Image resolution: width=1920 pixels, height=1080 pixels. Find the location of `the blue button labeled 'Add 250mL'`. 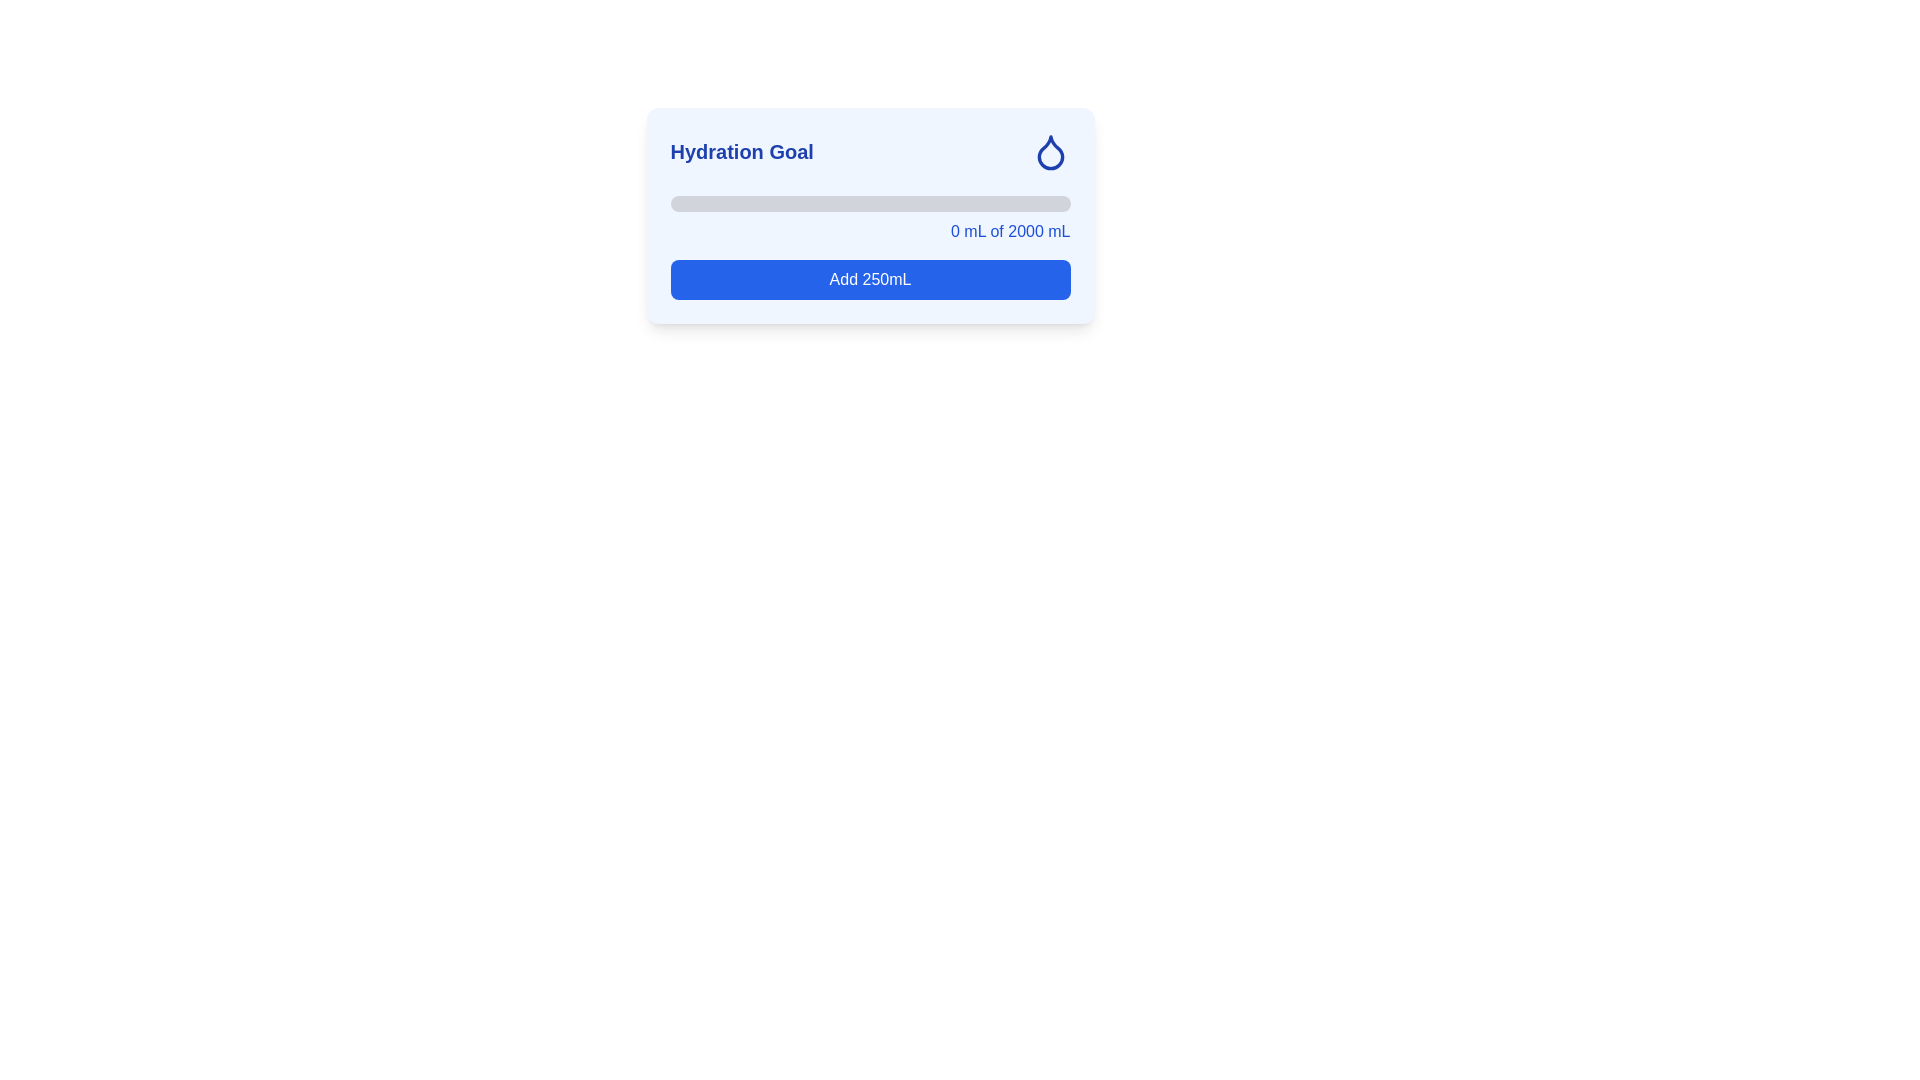

the blue button labeled 'Add 250mL' is located at coordinates (870, 280).